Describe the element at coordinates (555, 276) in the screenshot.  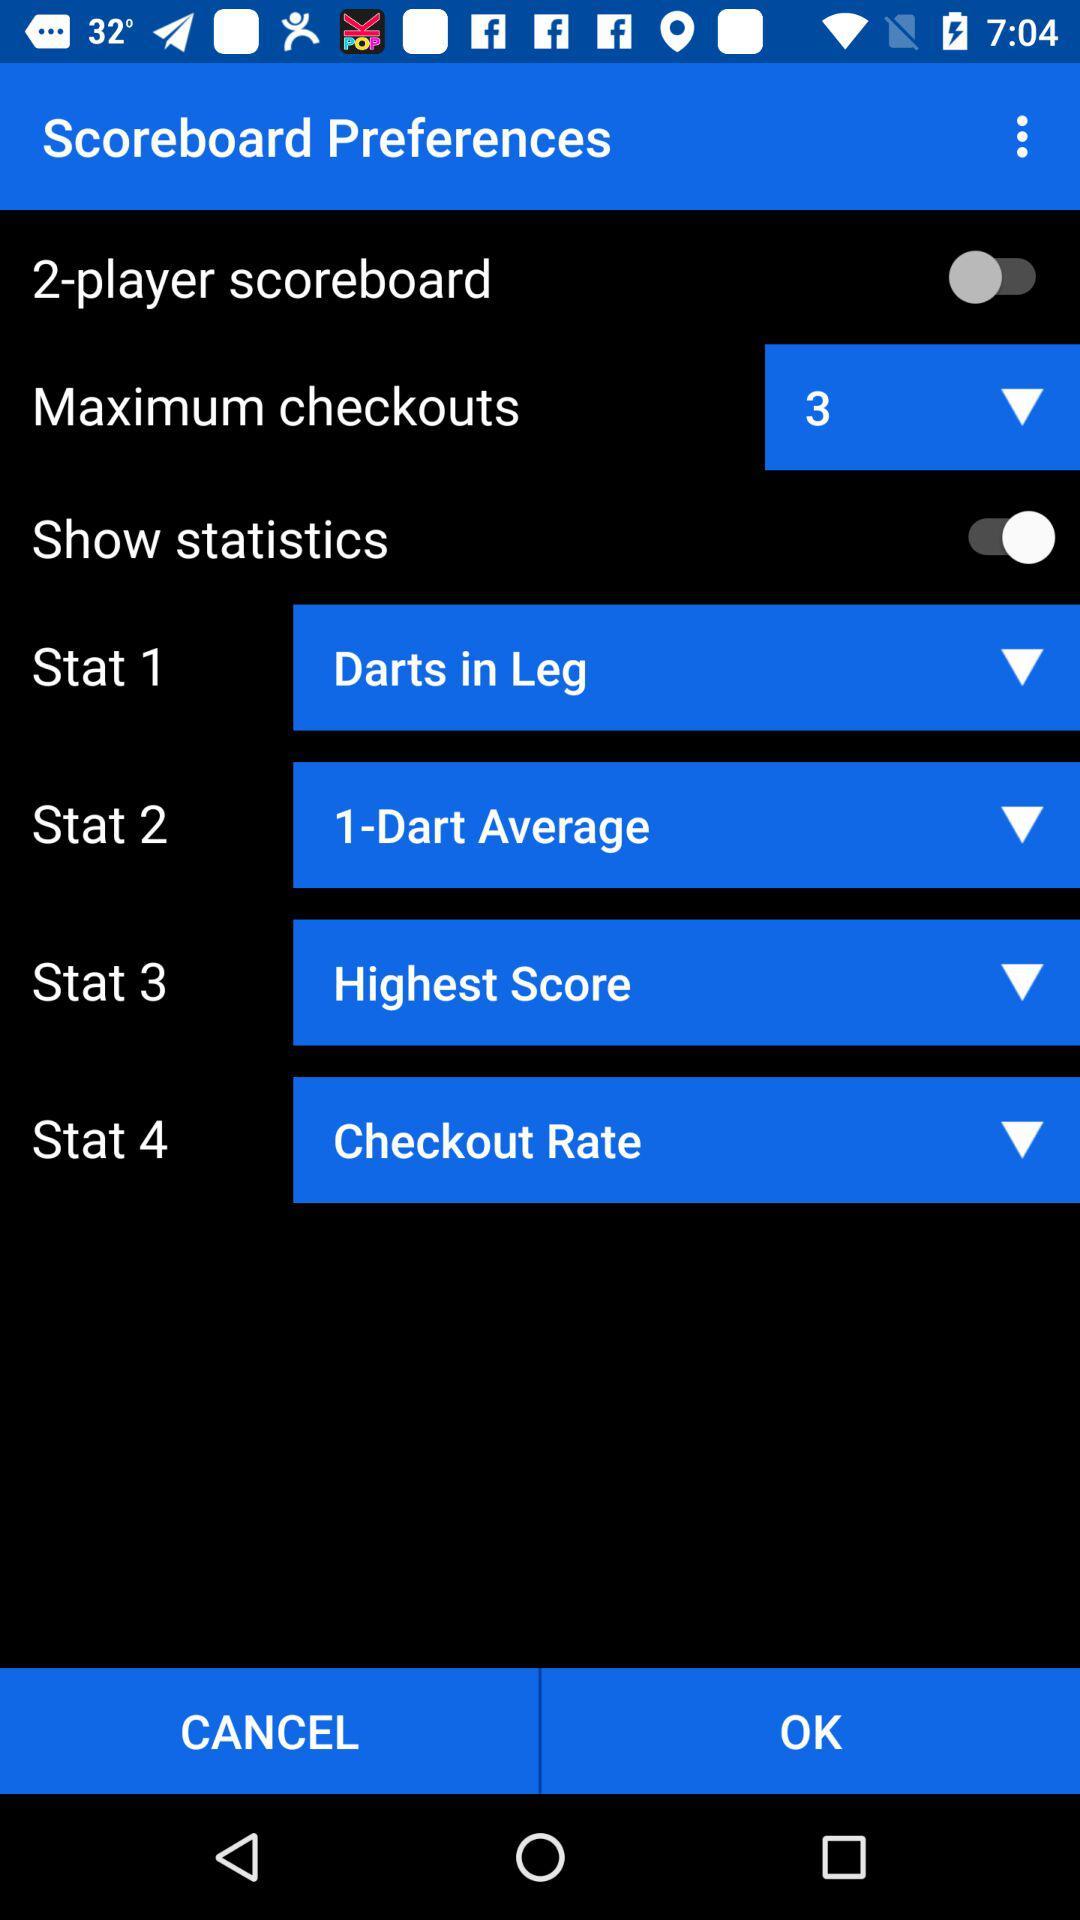
I see `2-player scoreboard icon` at that location.